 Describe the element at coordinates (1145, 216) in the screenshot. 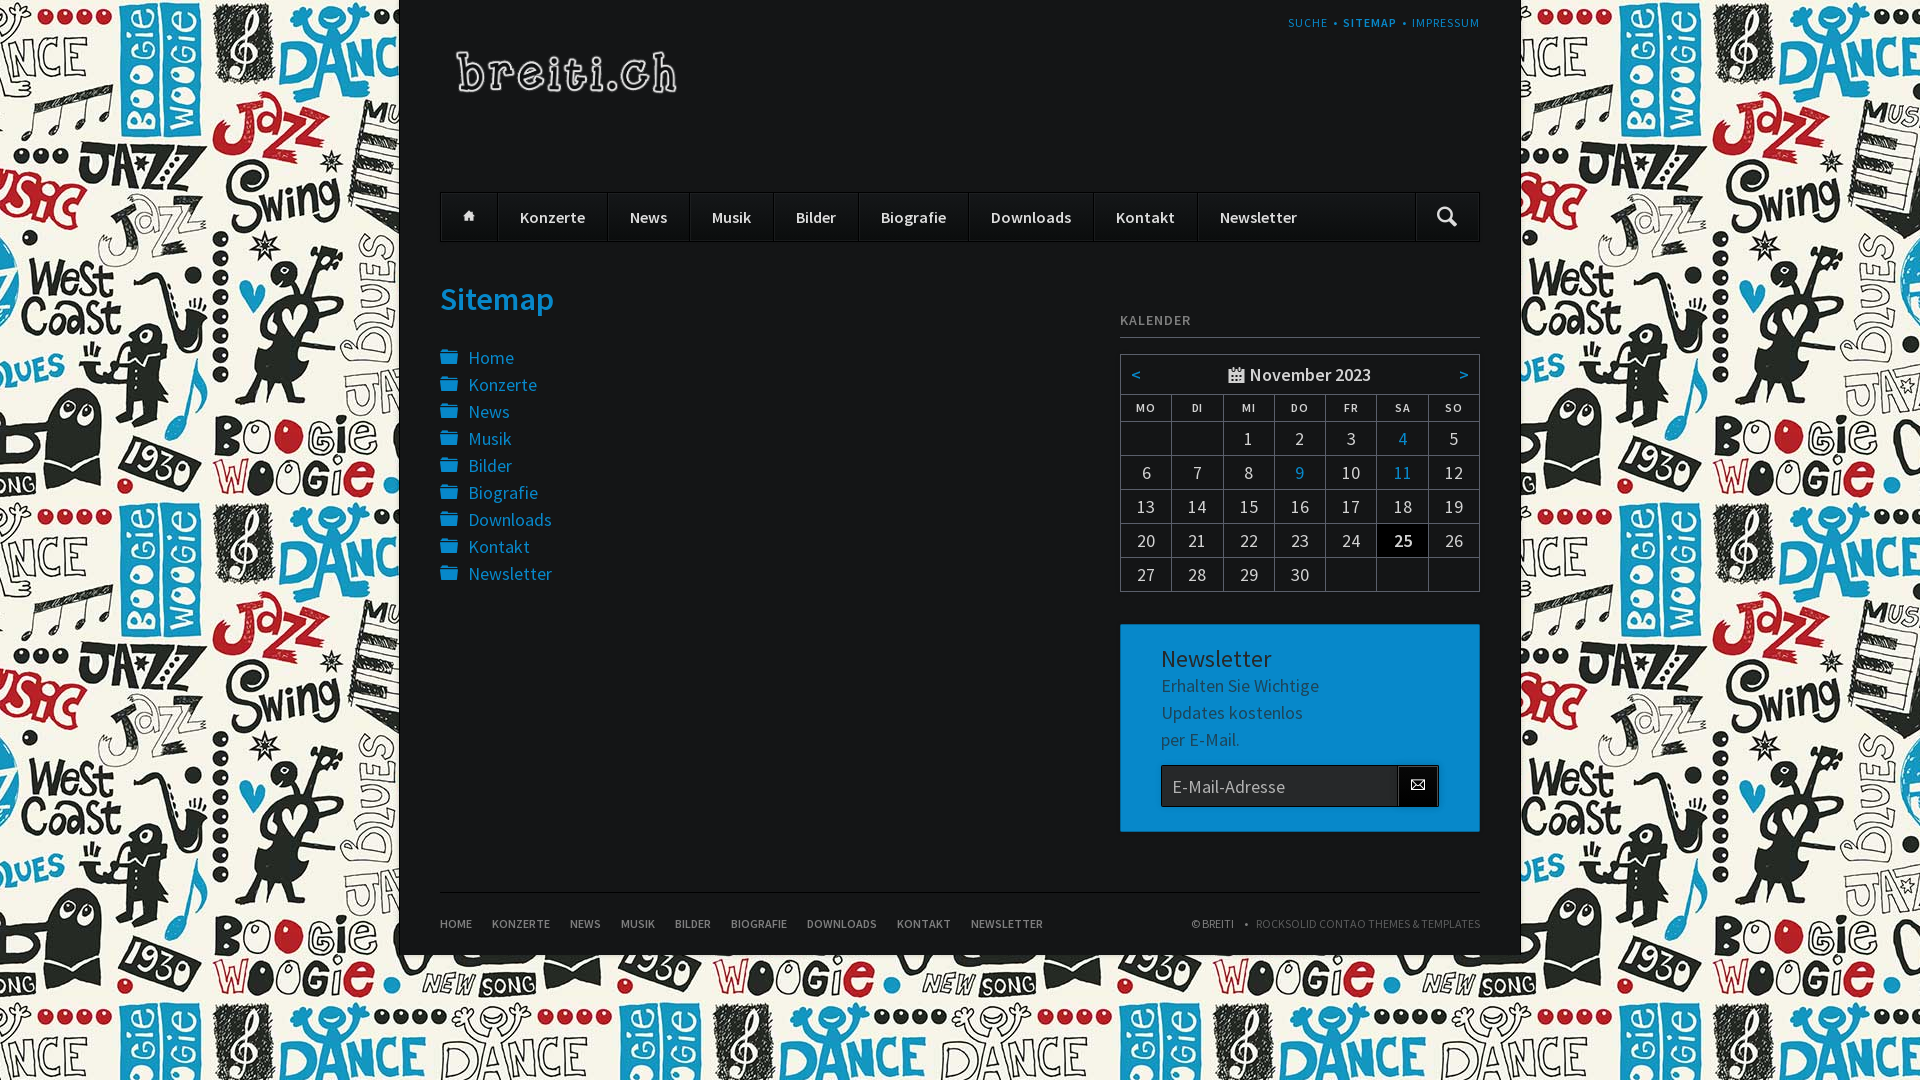

I see `'Kontakt'` at that location.